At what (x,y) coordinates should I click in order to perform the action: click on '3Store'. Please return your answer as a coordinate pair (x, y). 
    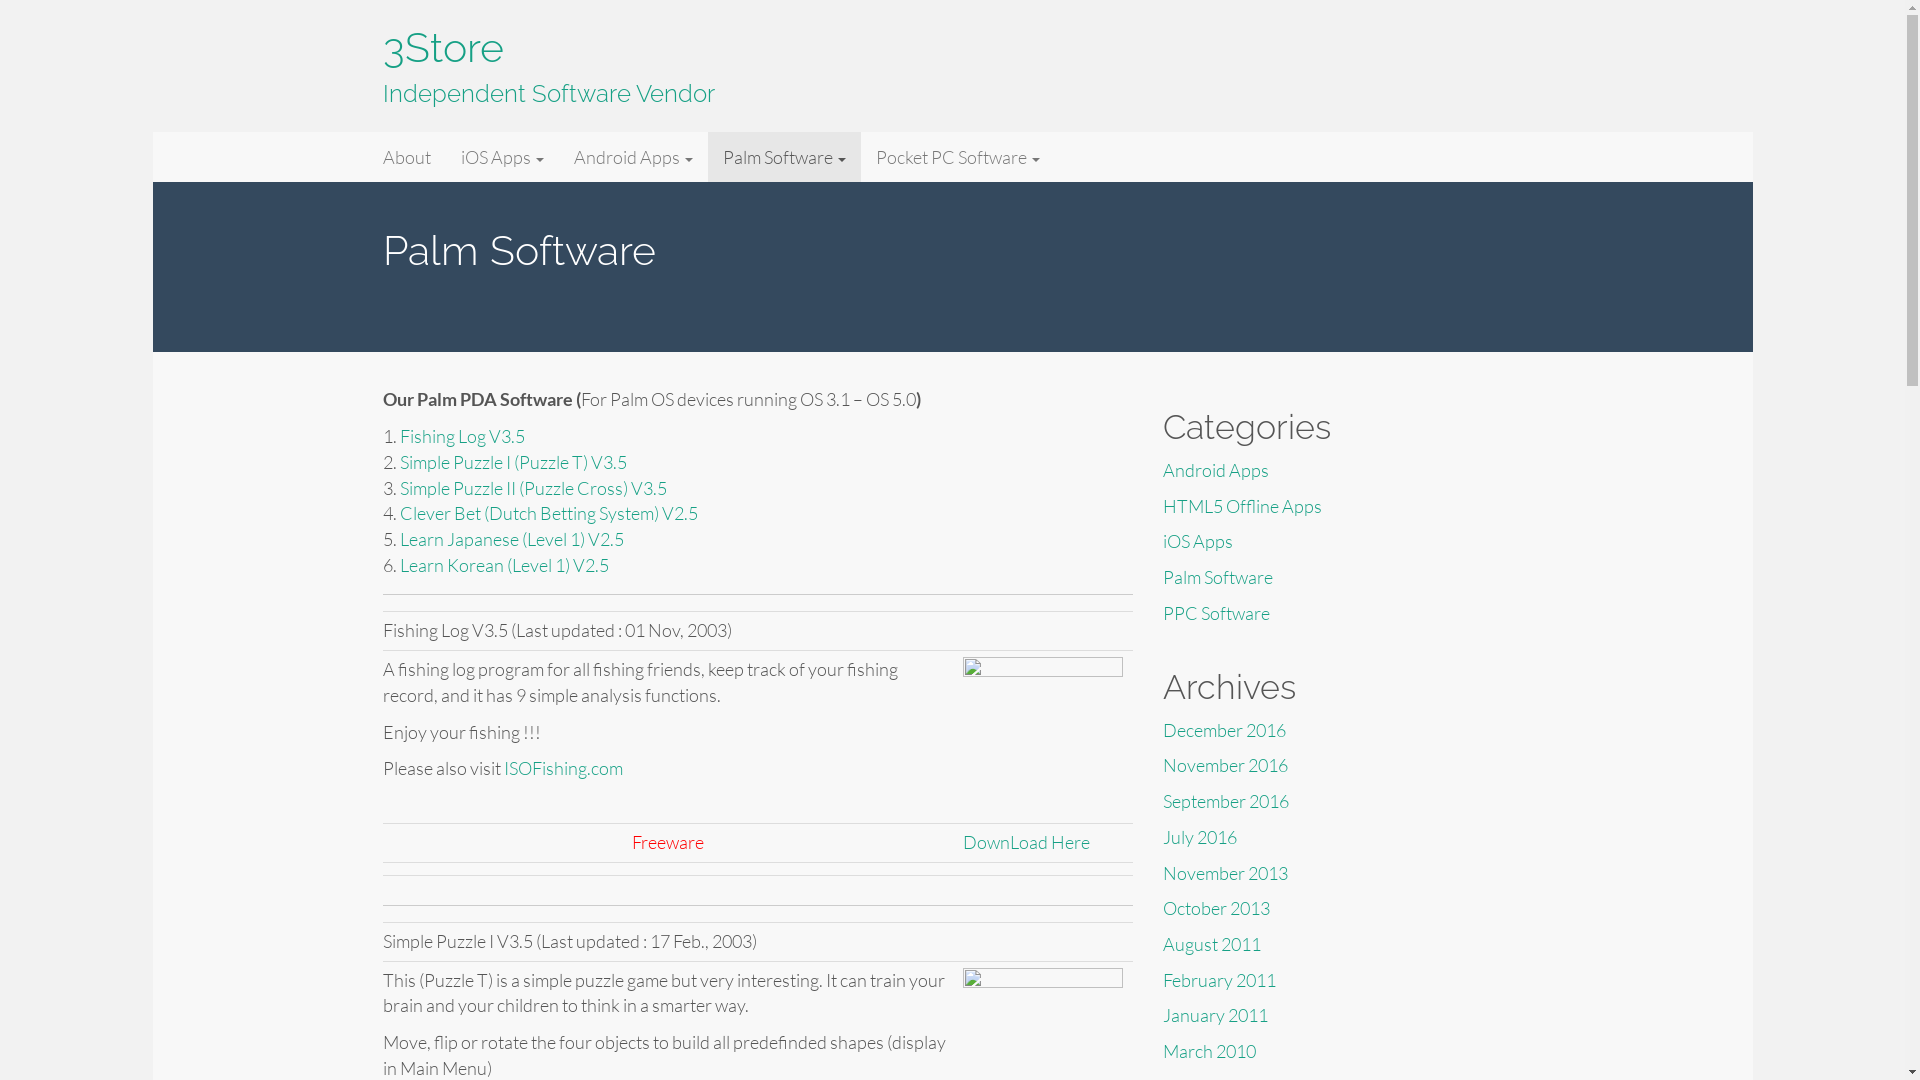
    Looking at the image, I should click on (411, 156).